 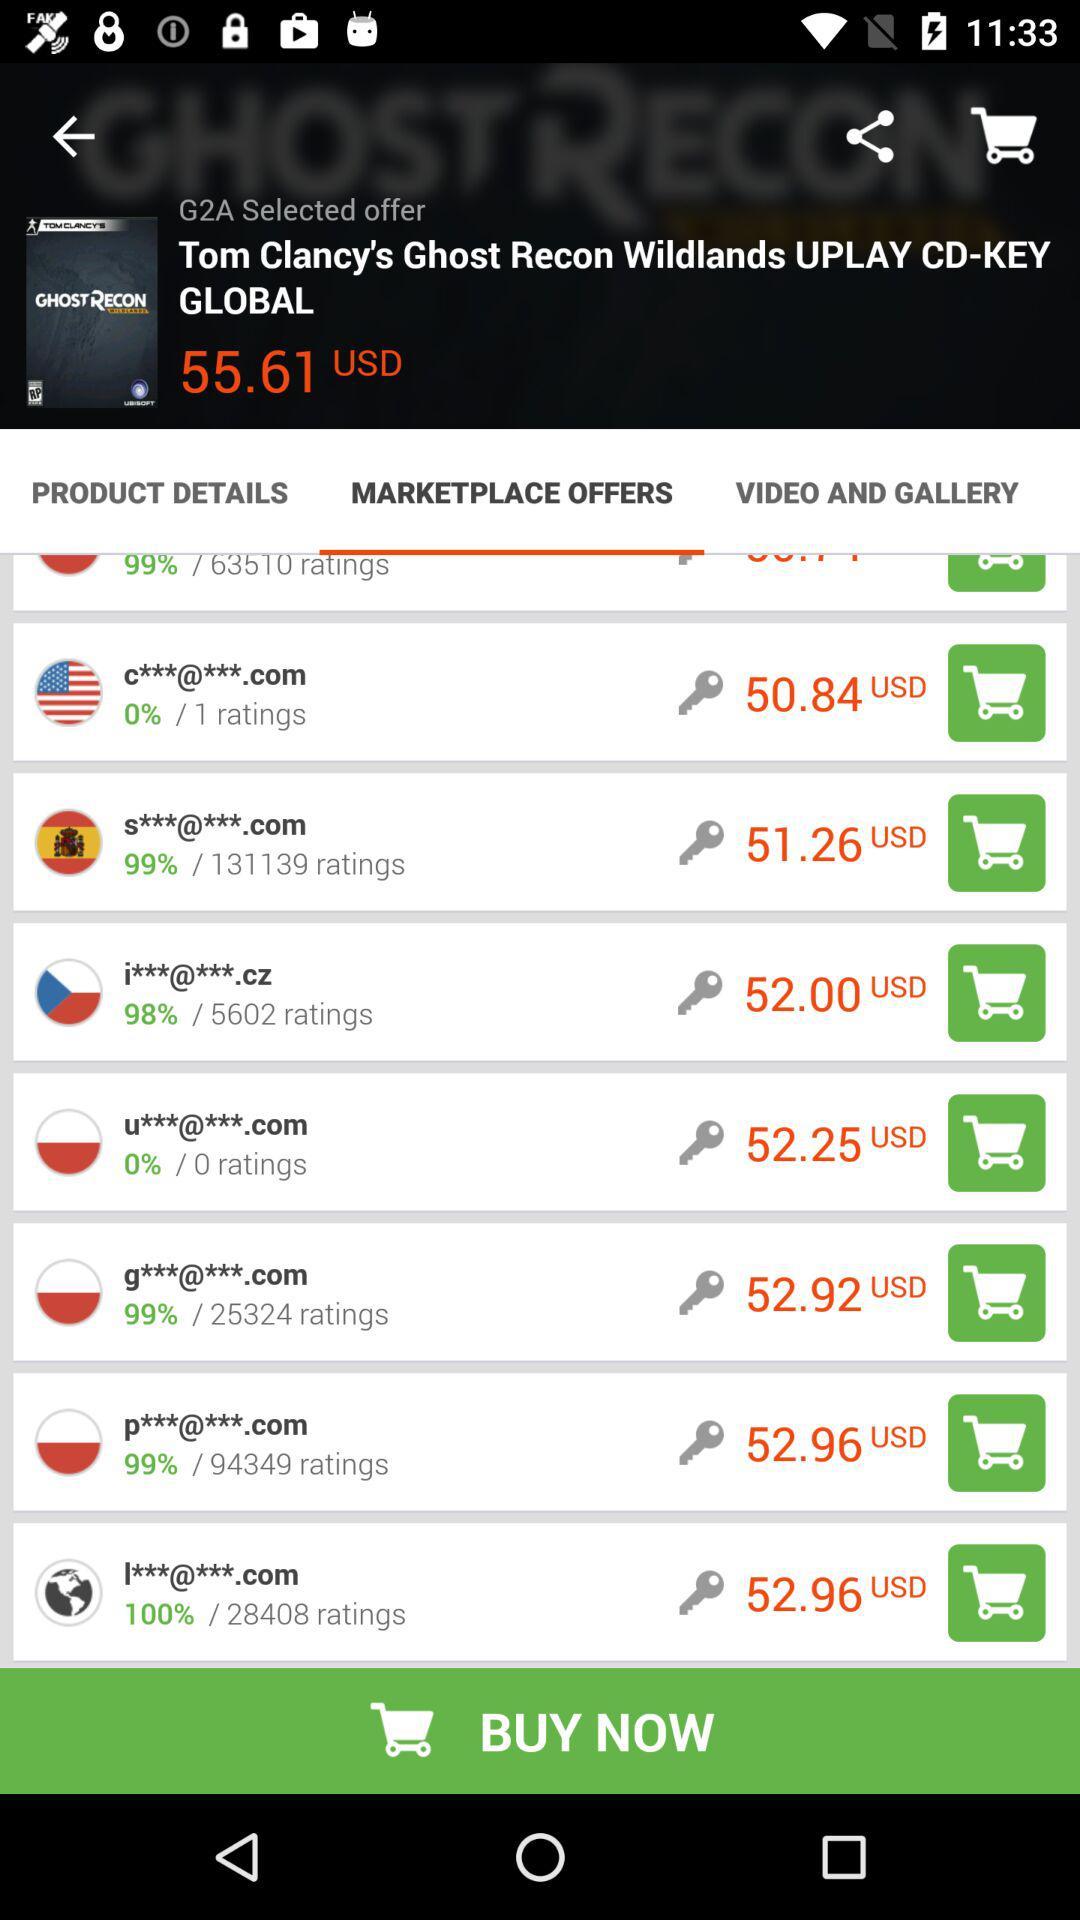 What do you see at coordinates (996, 1592) in the screenshot?
I see `buy now option` at bounding box center [996, 1592].